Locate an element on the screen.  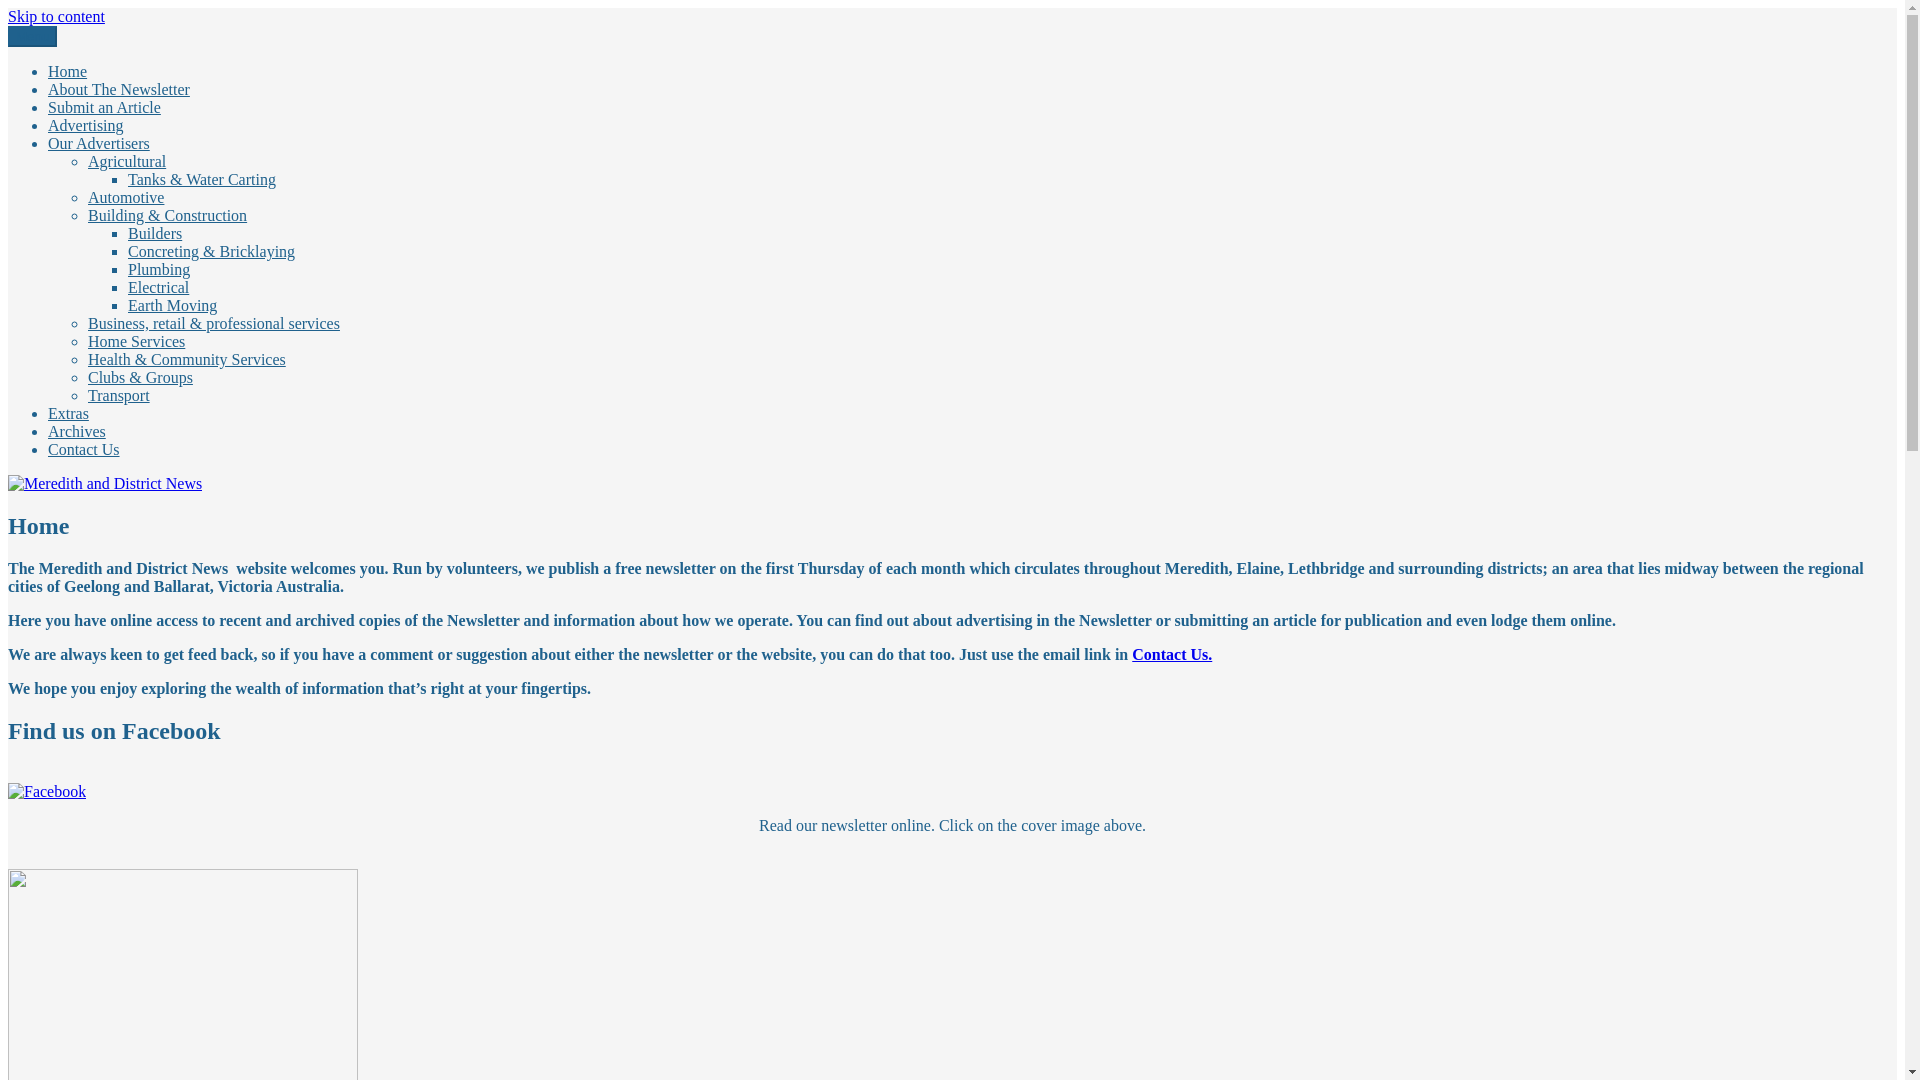
'Facebook' is located at coordinates (47, 790).